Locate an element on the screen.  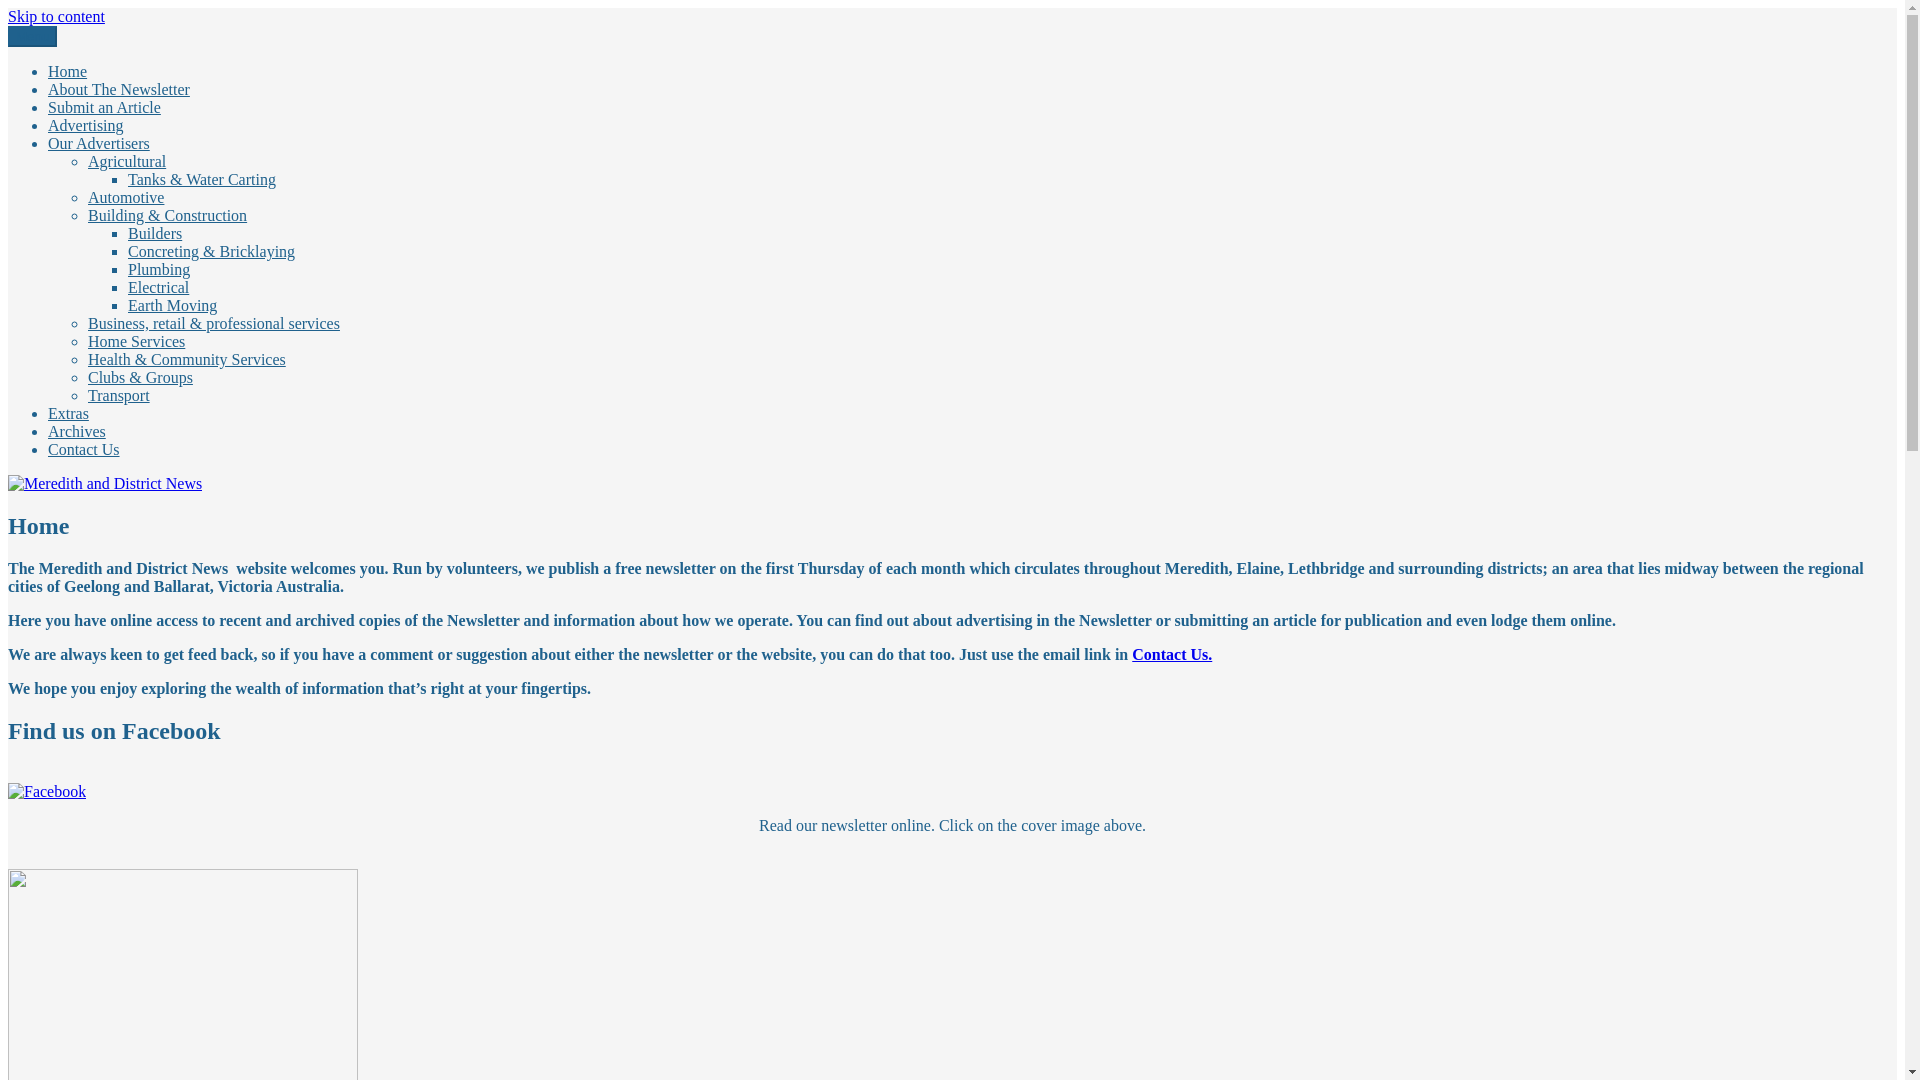
'Facebook' is located at coordinates (47, 790).